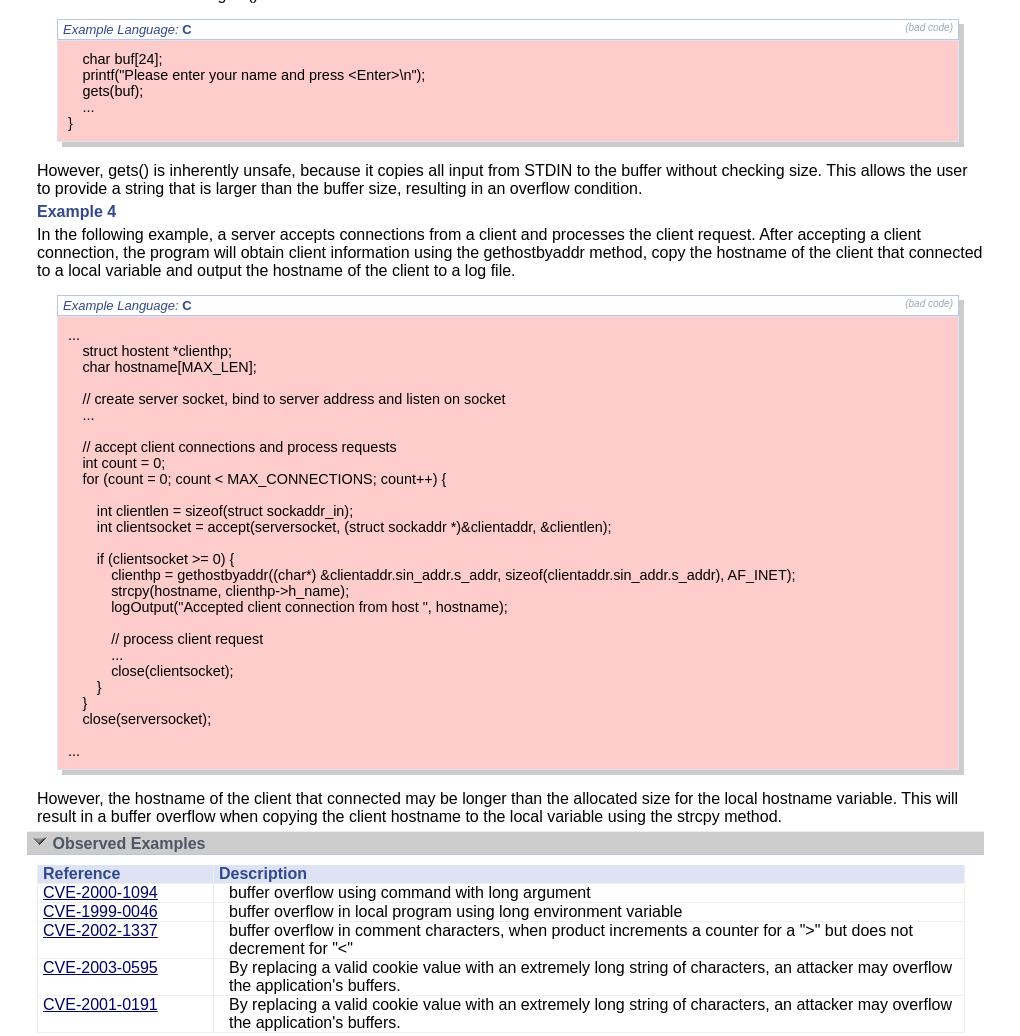 The width and height of the screenshot is (1020, 1036). What do you see at coordinates (94, 559) in the screenshot?
I see `'if (clientsocket >= 0) {'` at bounding box center [94, 559].